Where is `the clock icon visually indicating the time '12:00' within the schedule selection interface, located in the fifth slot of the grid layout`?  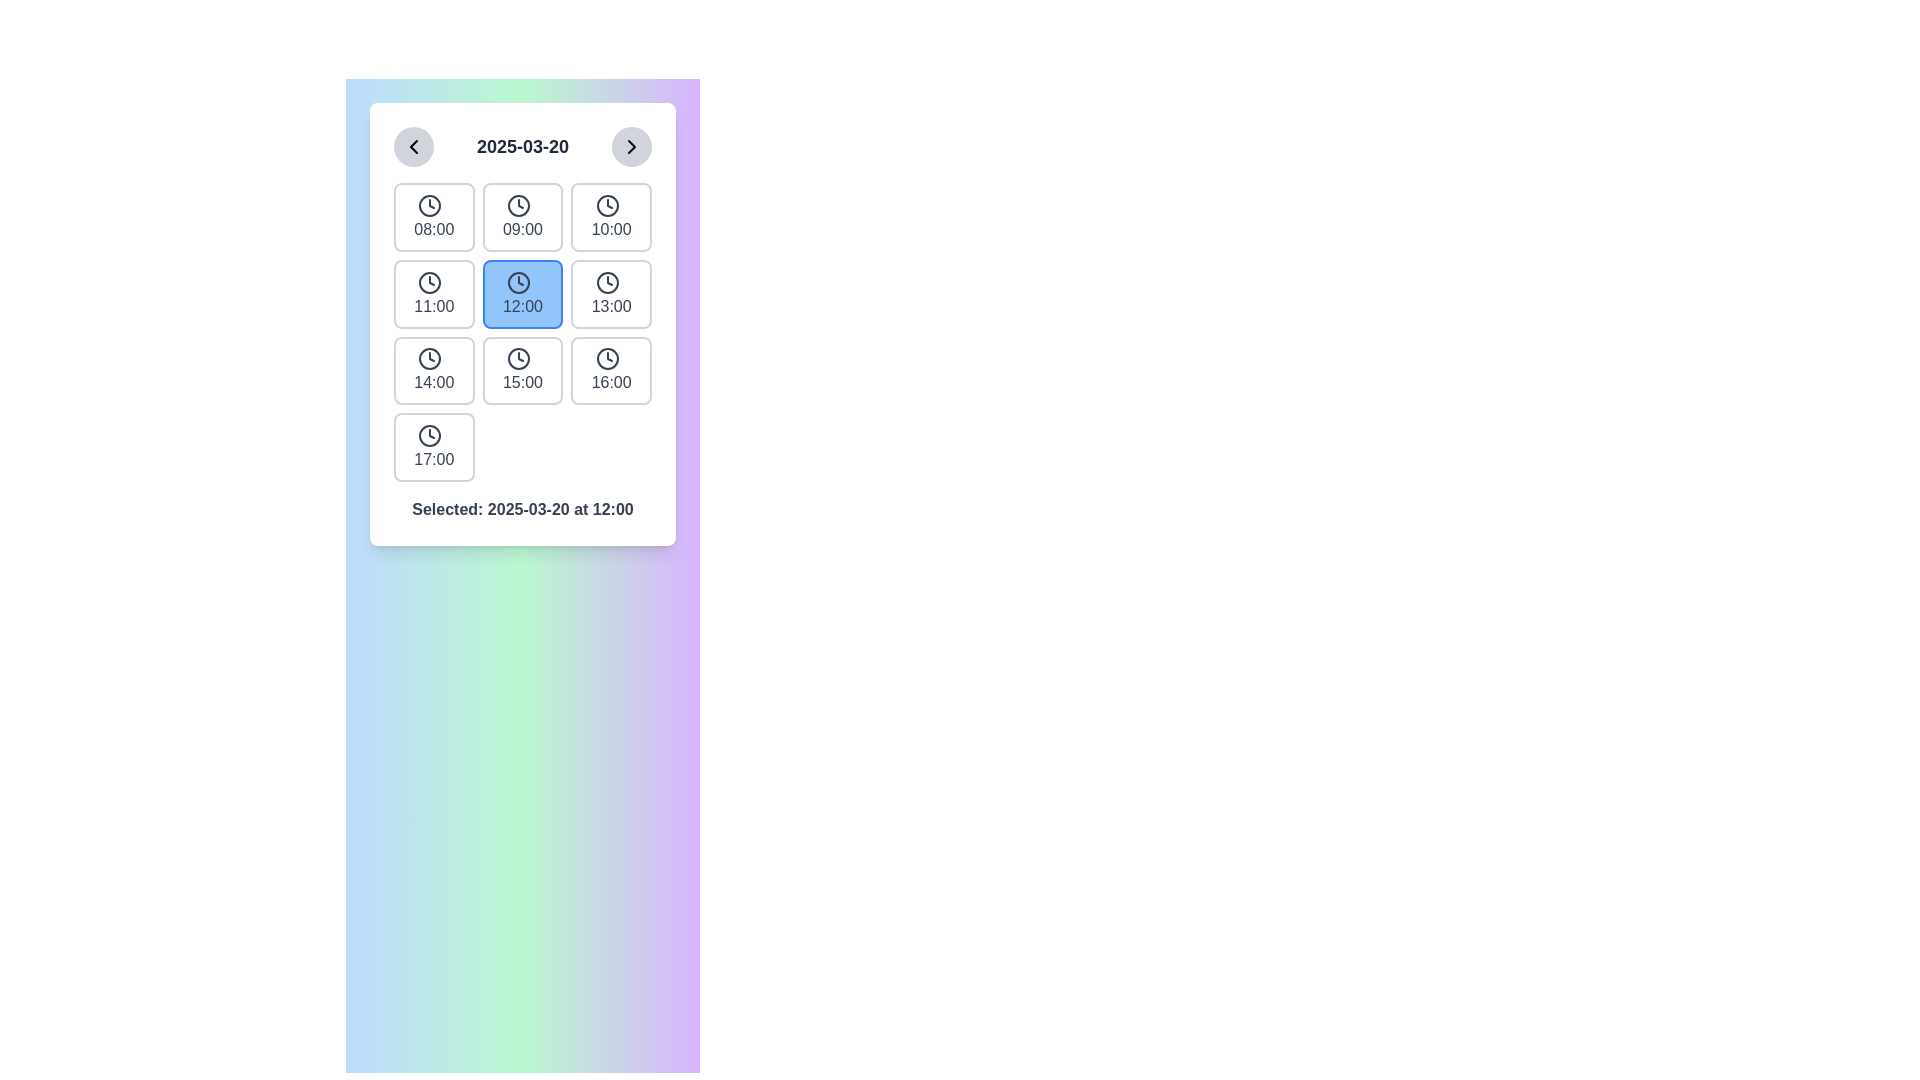 the clock icon visually indicating the time '12:00' within the schedule selection interface, located in the fifth slot of the grid layout is located at coordinates (518, 282).